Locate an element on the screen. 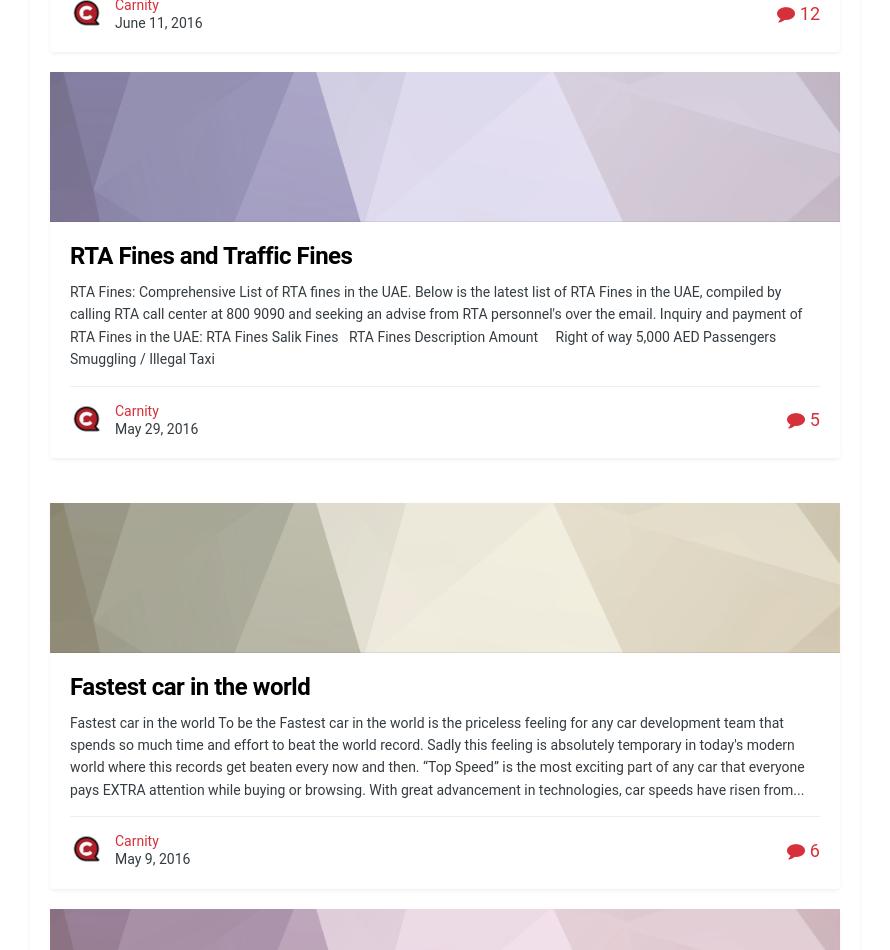 This screenshot has height=950, width=890. '5' is located at coordinates (812, 418).